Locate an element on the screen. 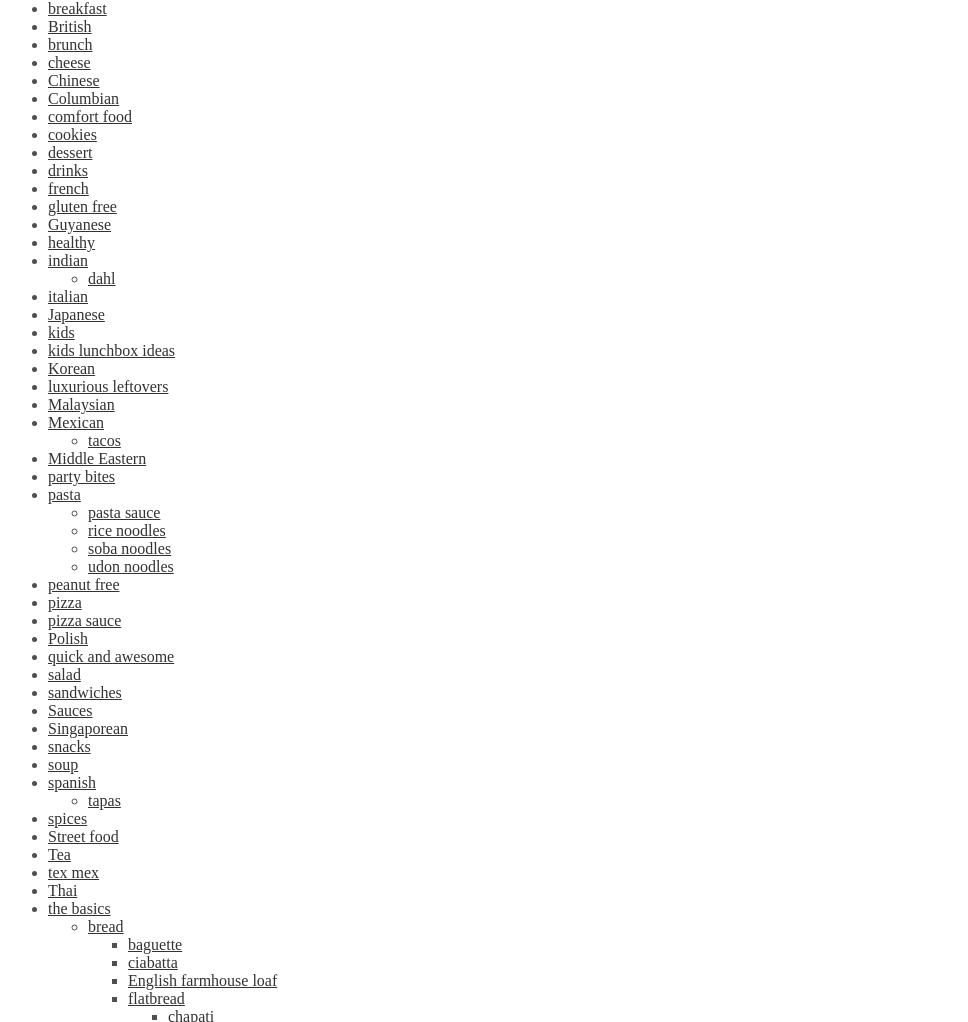 The image size is (968, 1022). 'soba noodles' is located at coordinates (87, 548).